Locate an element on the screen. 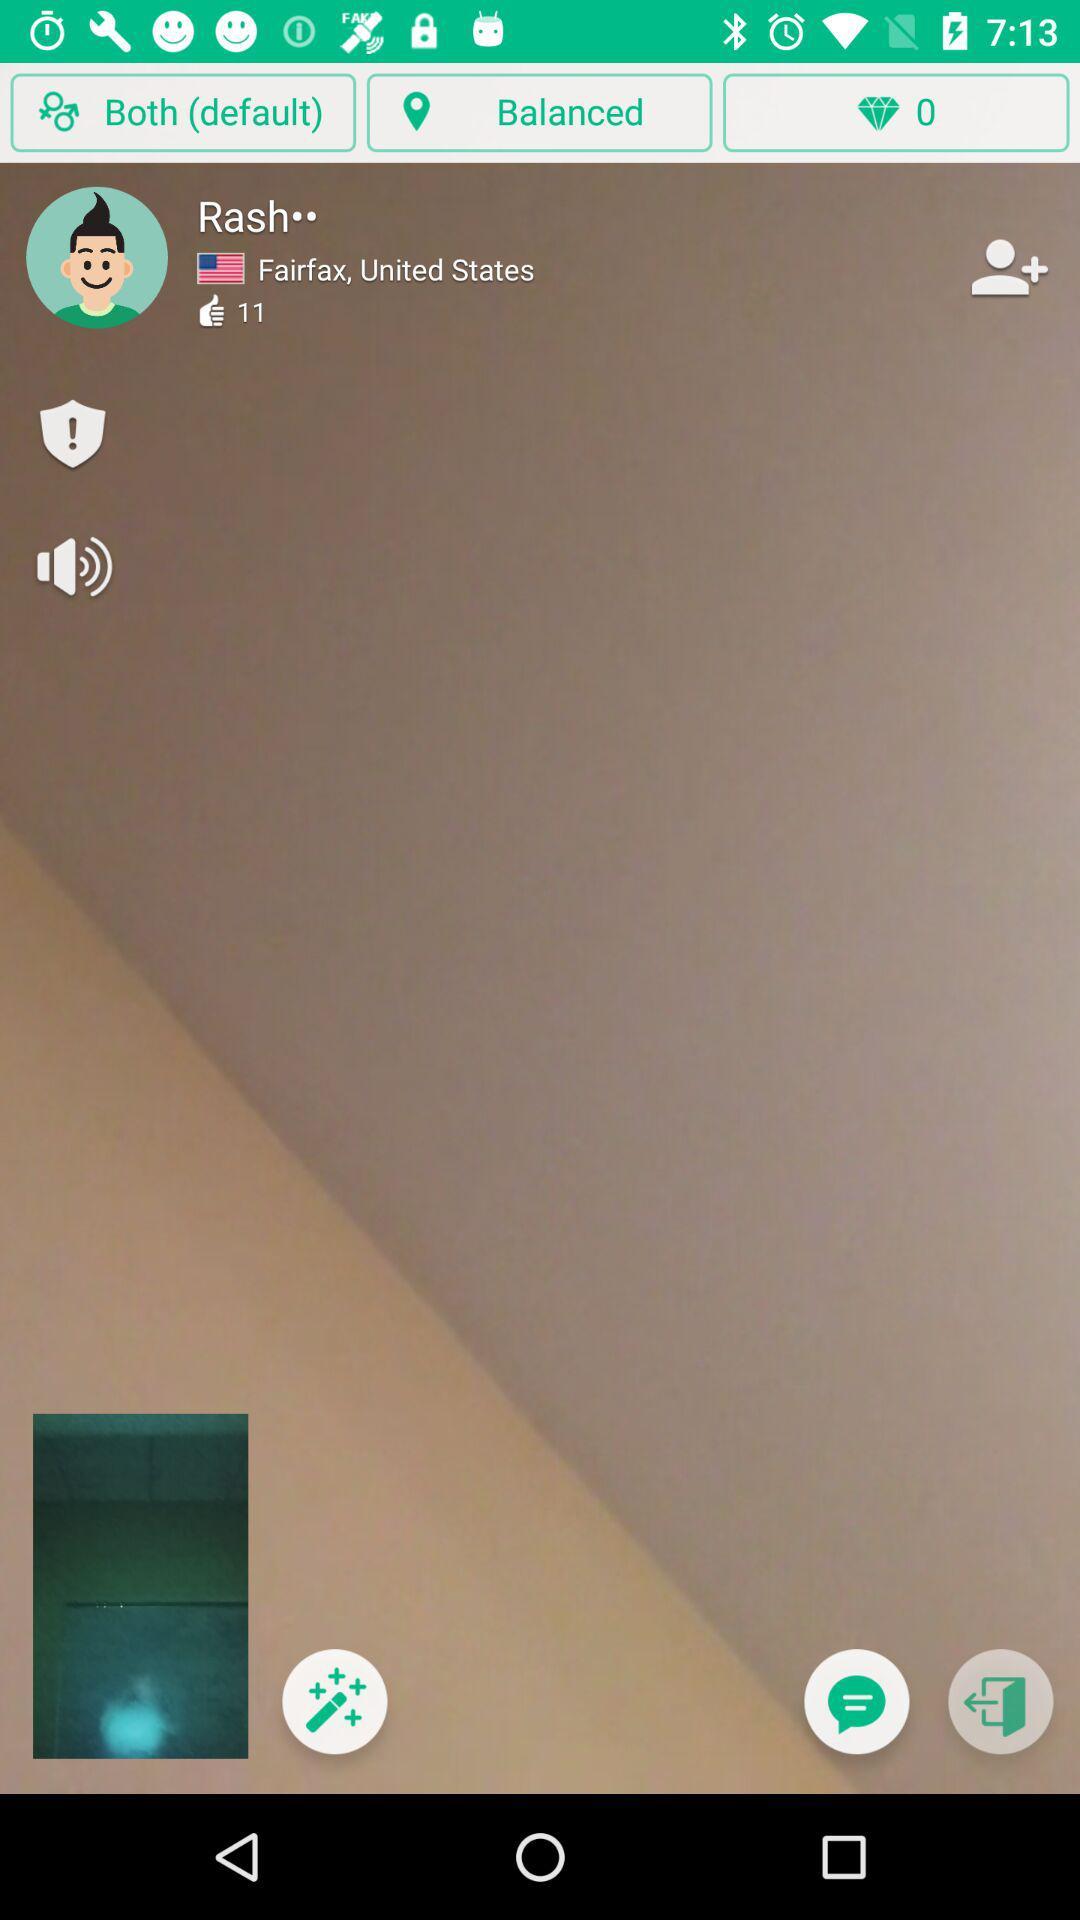  friend is located at coordinates (1007, 266).